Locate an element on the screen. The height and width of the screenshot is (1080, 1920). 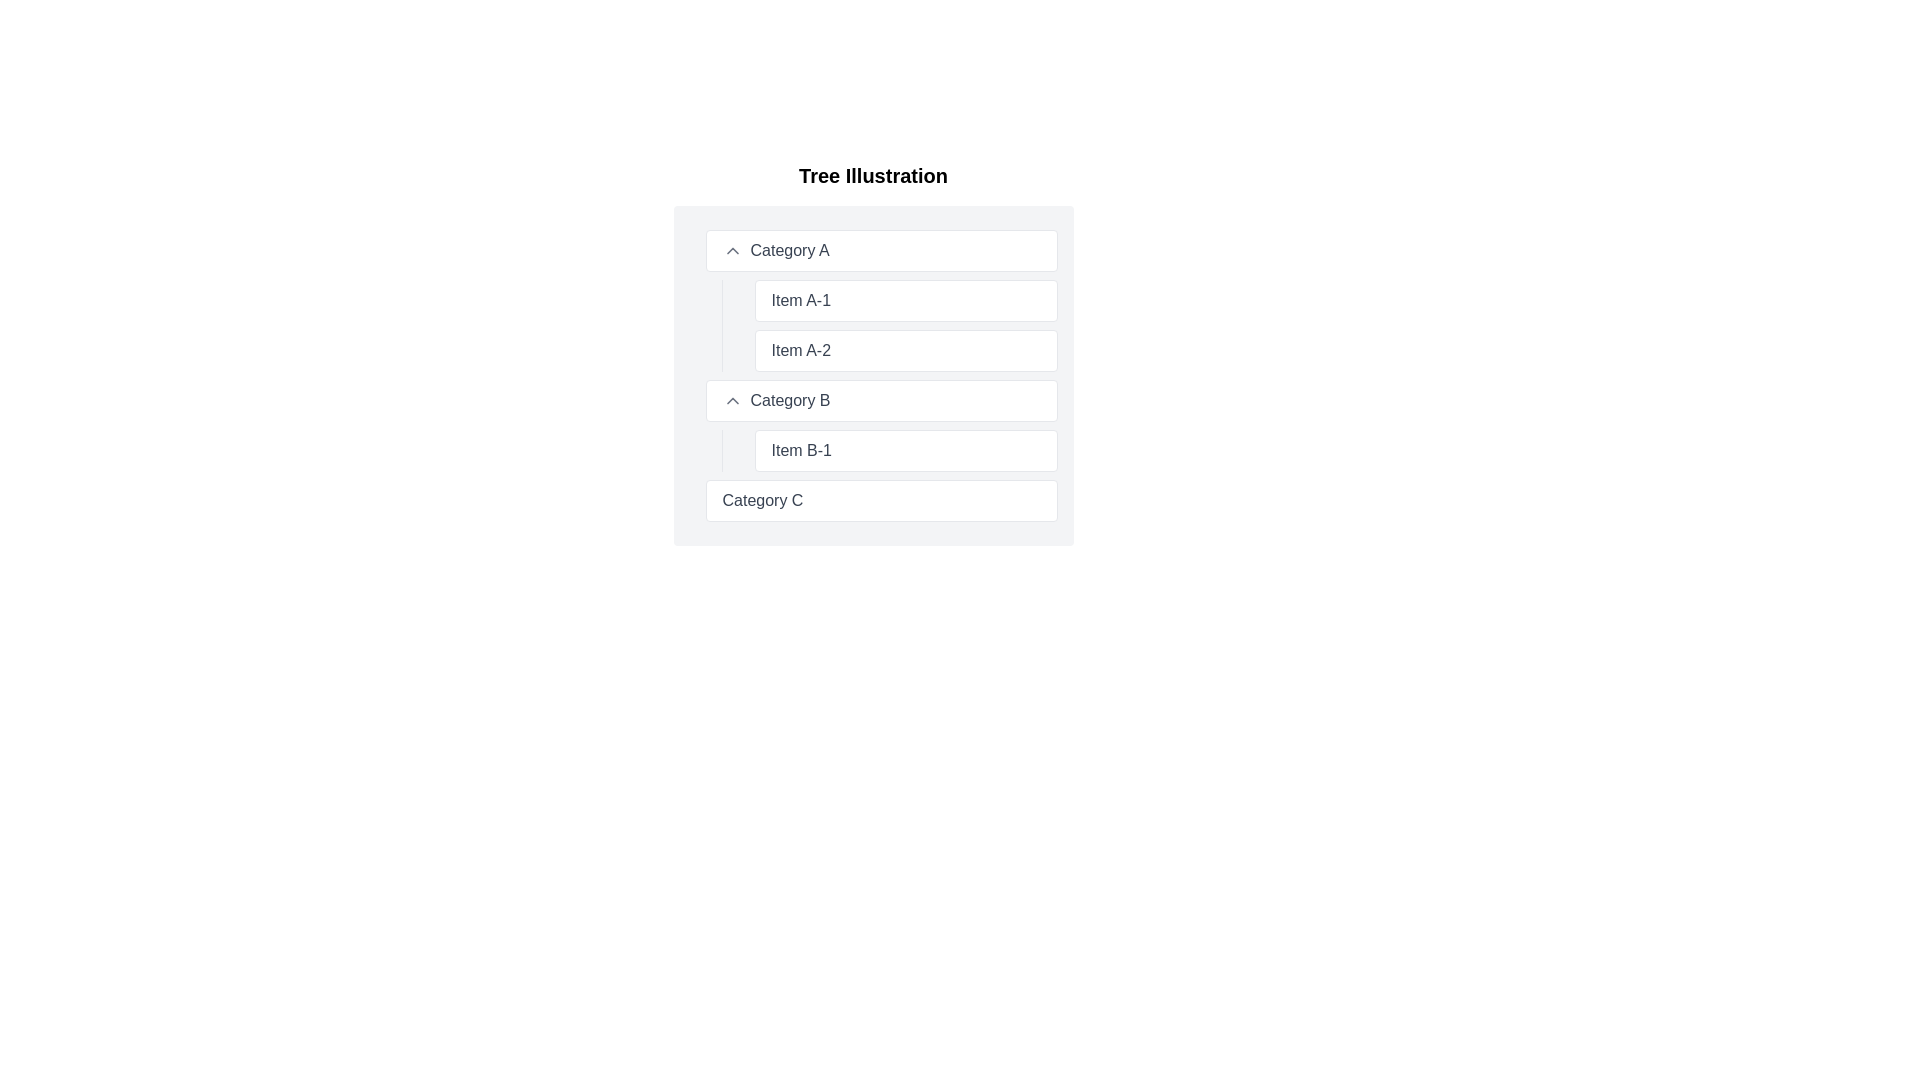
the text label displaying 'Item B-1' is located at coordinates (888, 451).